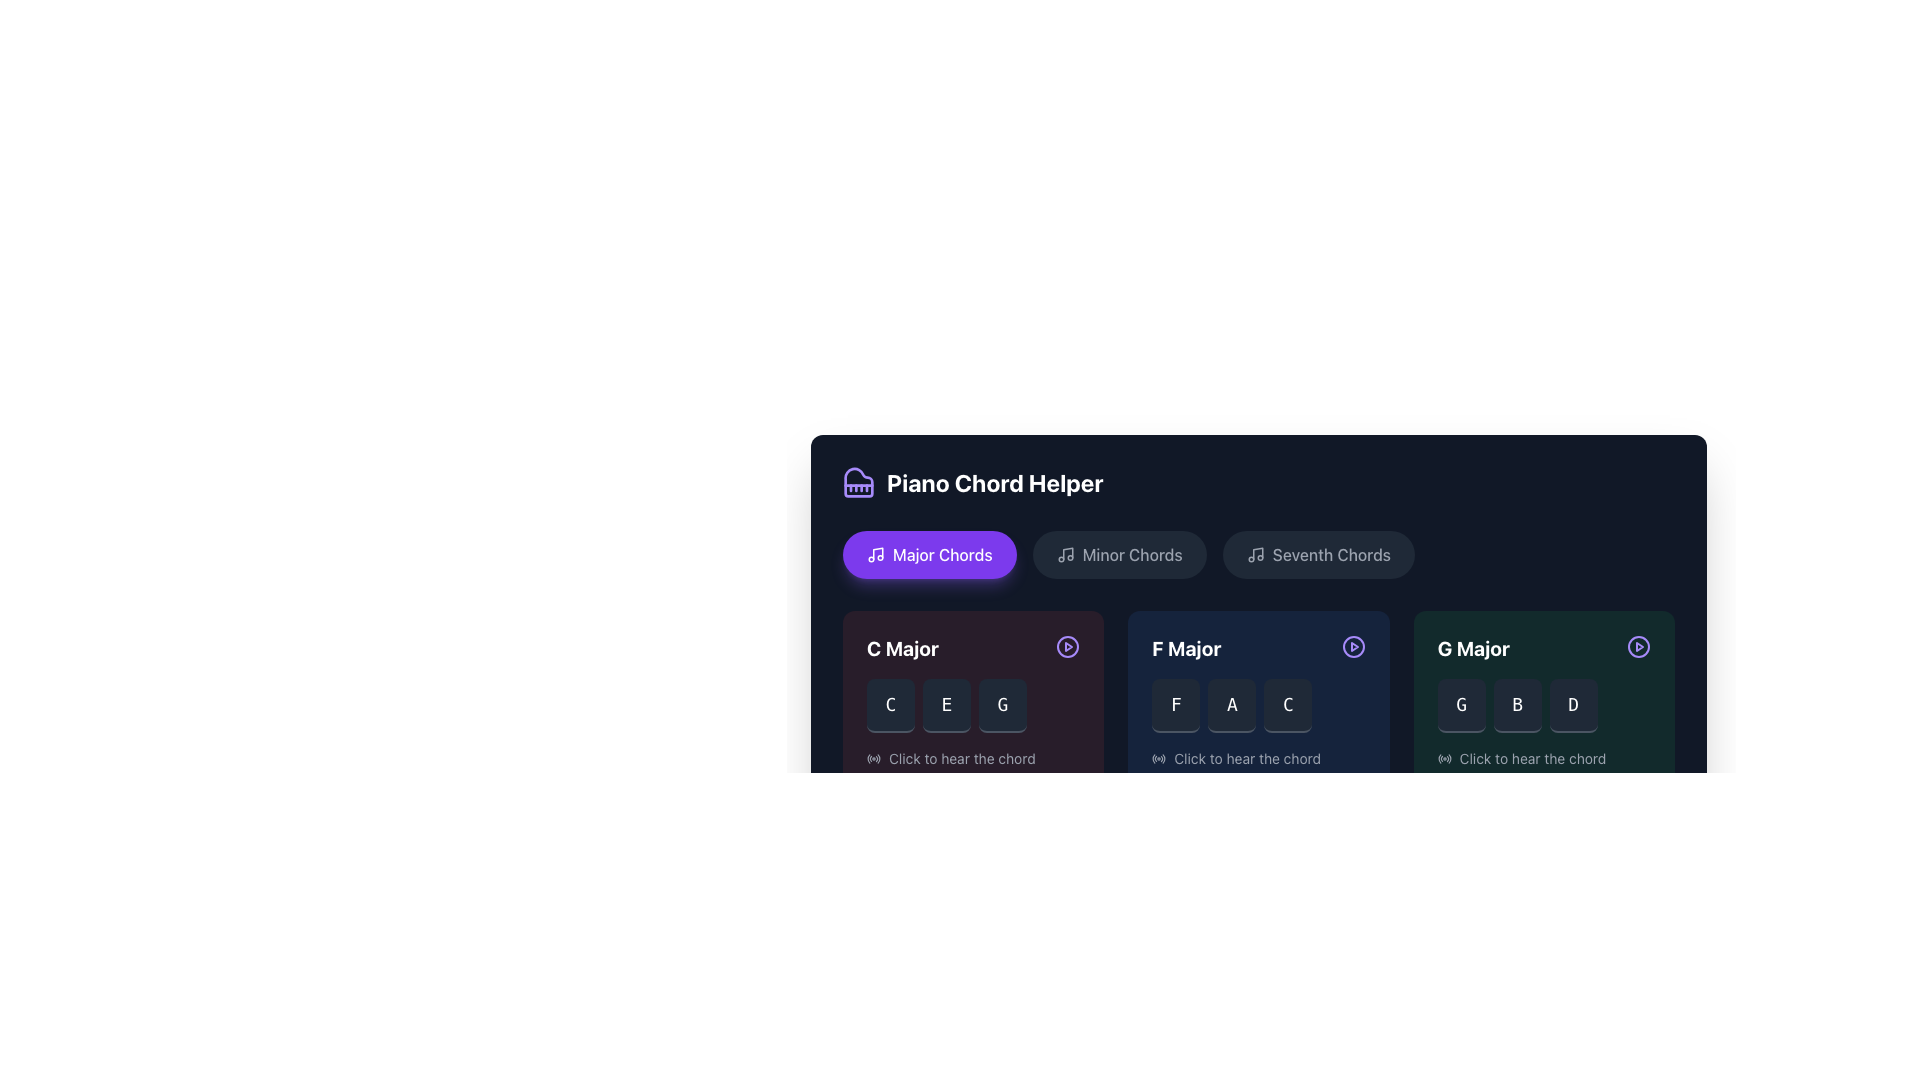 The width and height of the screenshot is (1920, 1080). Describe the element at coordinates (1318, 555) in the screenshot. I see `the 'Seventh Chords' button, which is a rectangular button with rounded corners and a dark gray background` at that location.